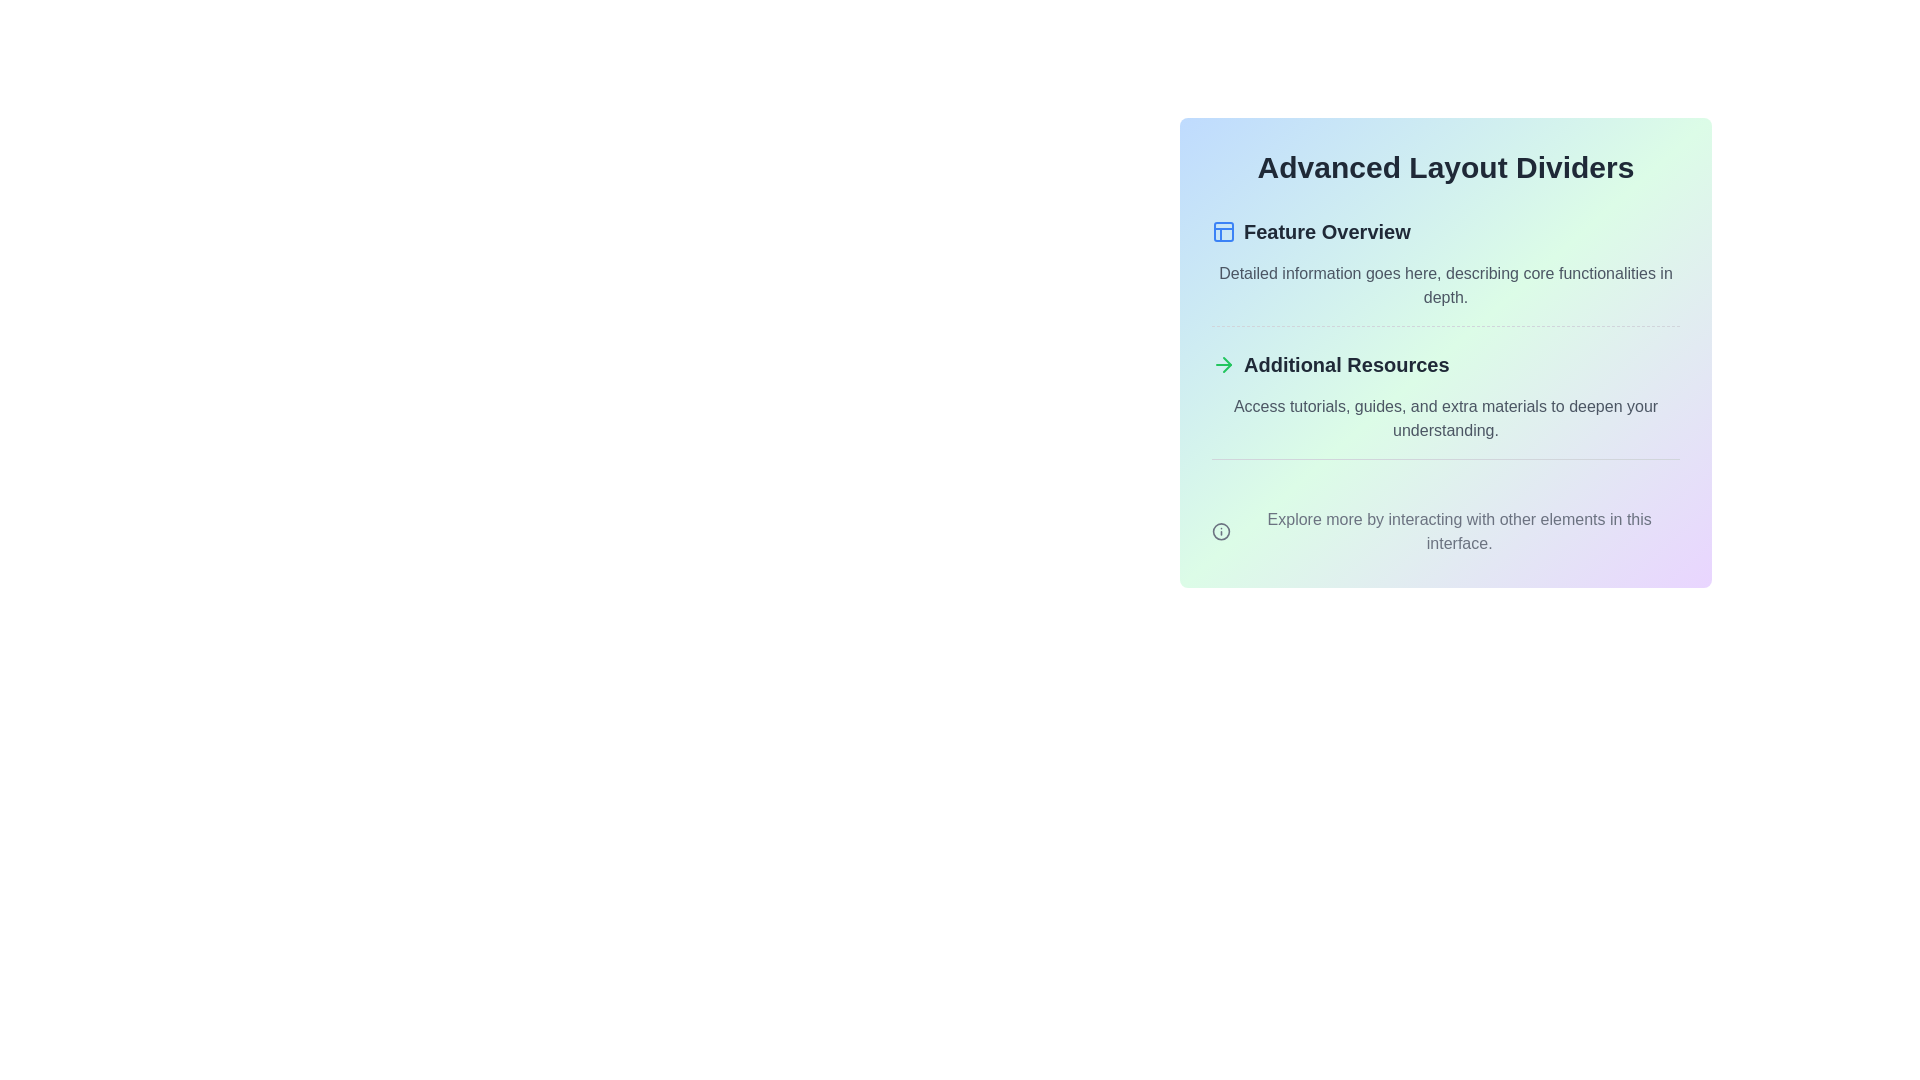 This screenshot has width=1920, height=1080. What do you see at coordinates (1445, 365) in the screenshot?
I see `the 'Additional Resources' text element, which is styled with a bold dark font and has a green arrow pointing to it` at bounding box center [1445, 365].